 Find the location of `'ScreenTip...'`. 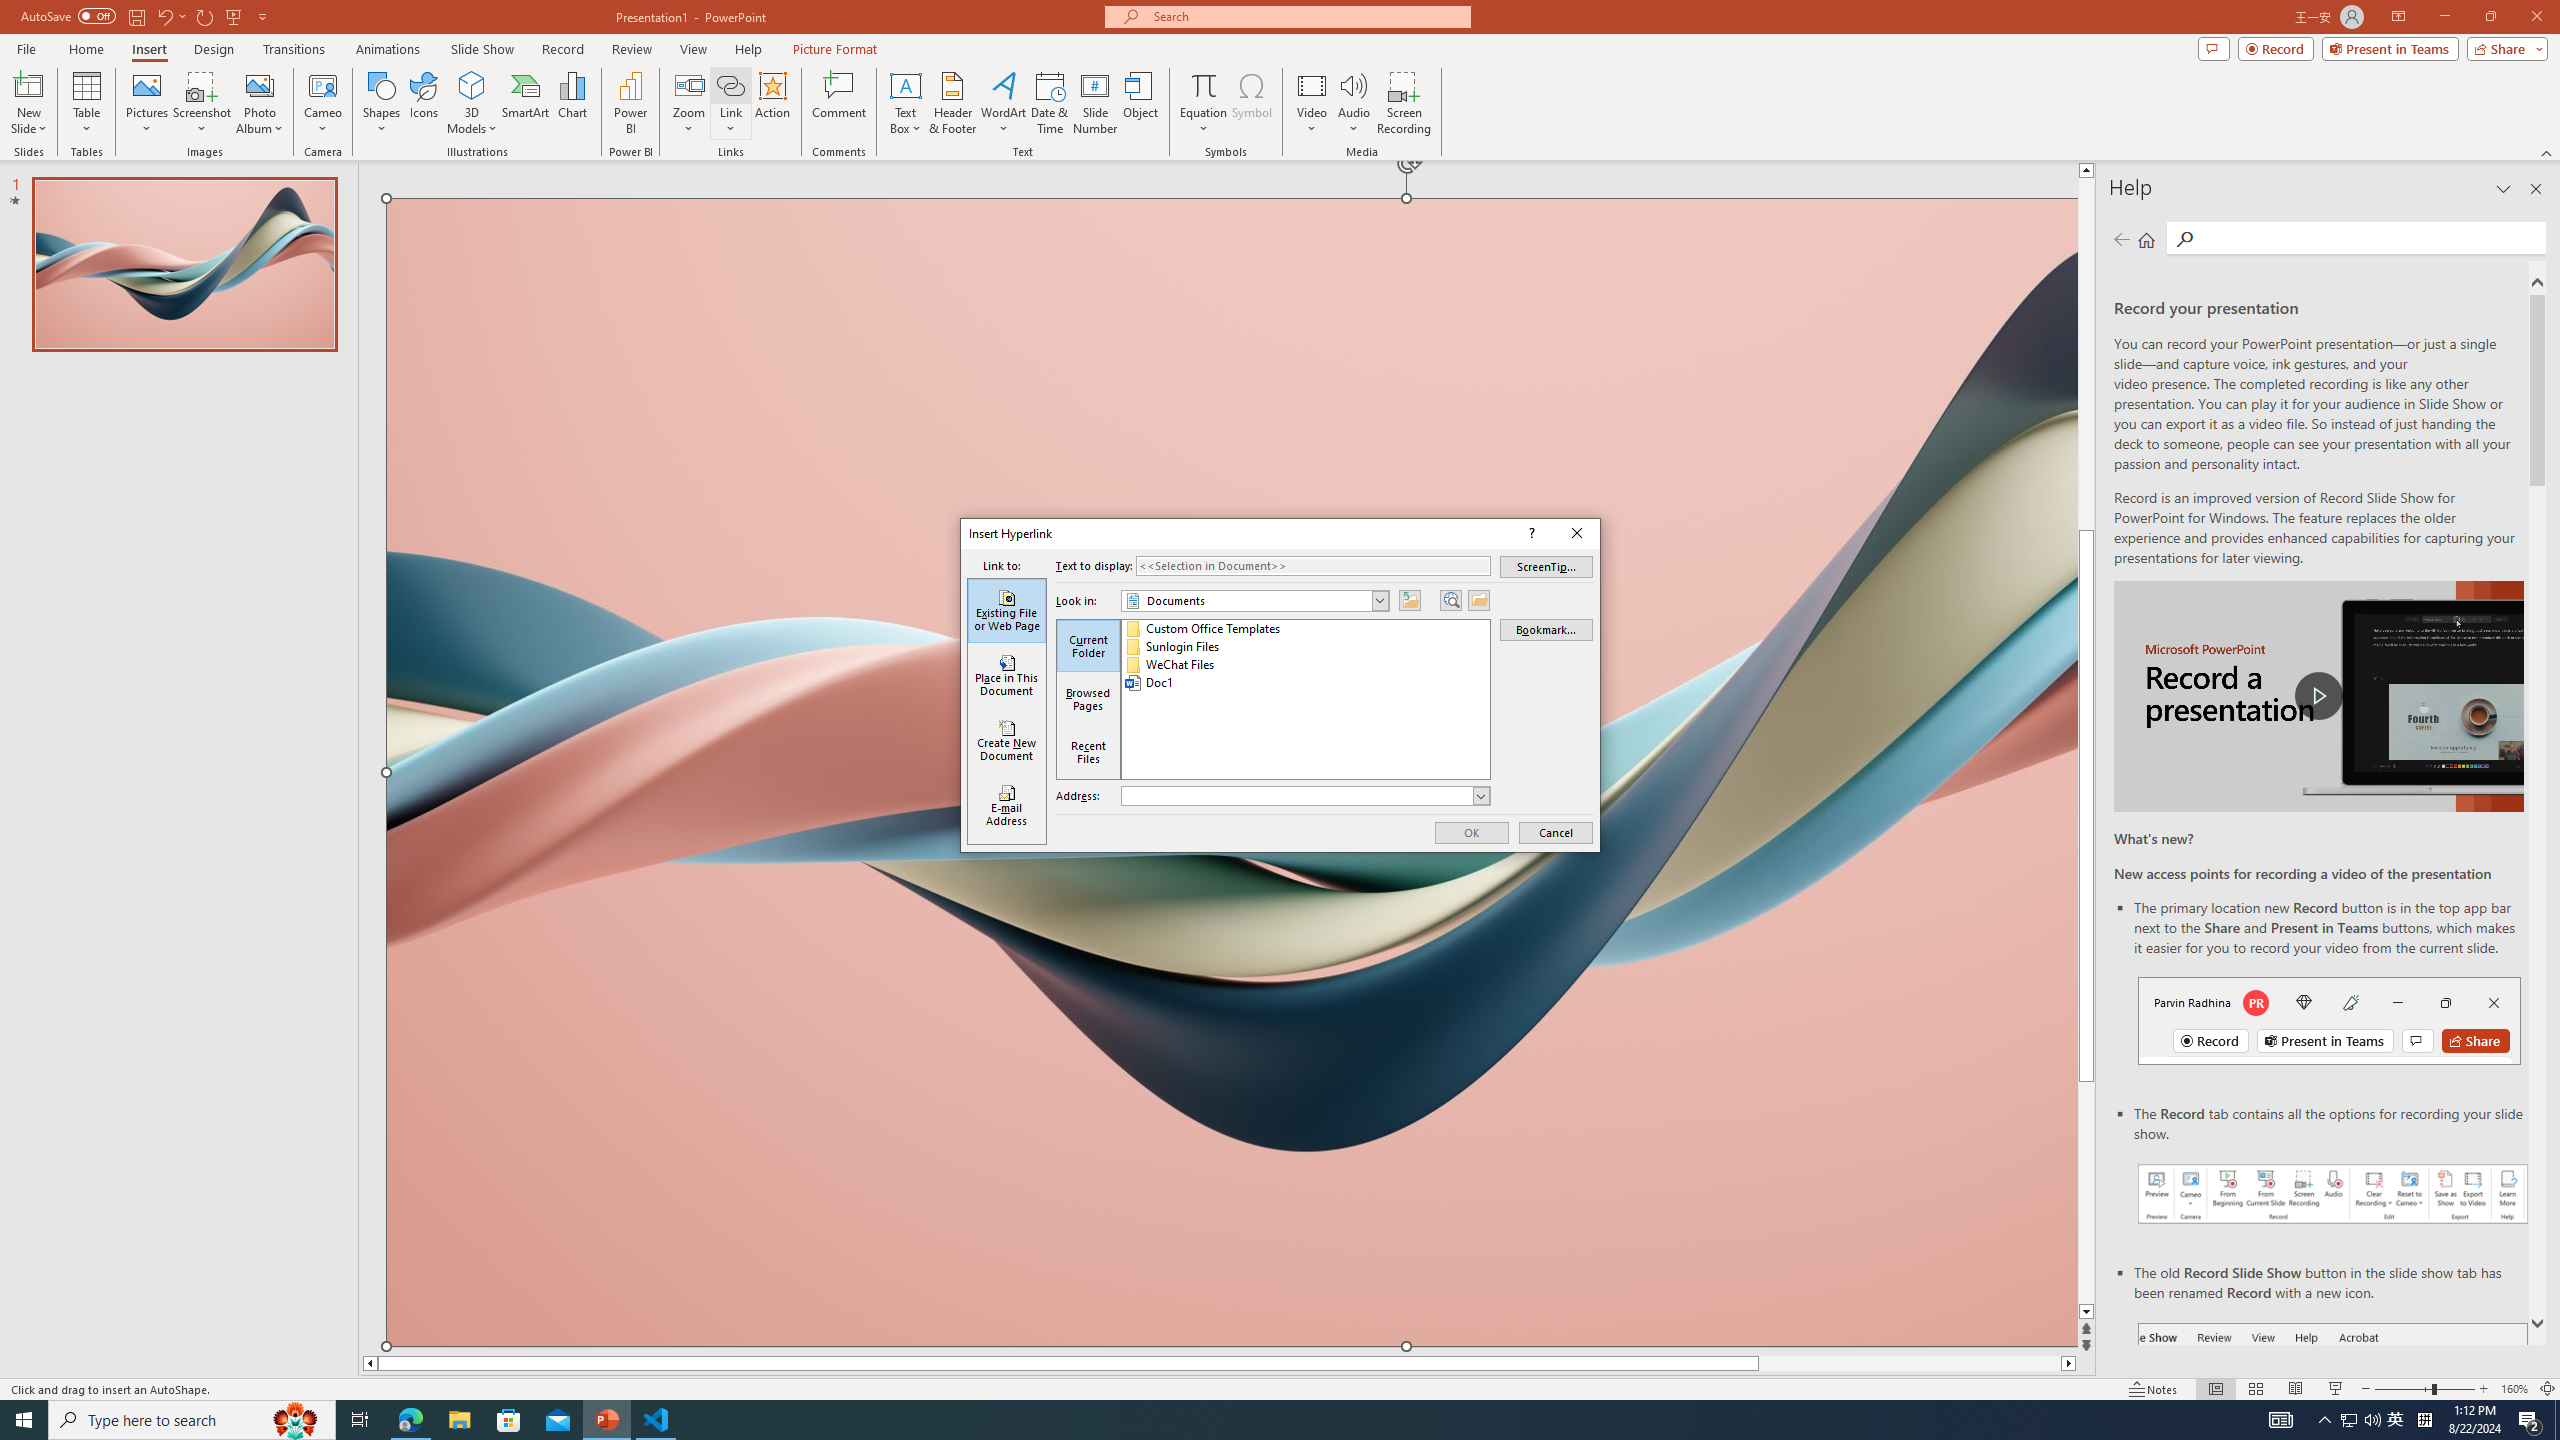

'ScreenTip...' is located at coordinates (1546, 566).